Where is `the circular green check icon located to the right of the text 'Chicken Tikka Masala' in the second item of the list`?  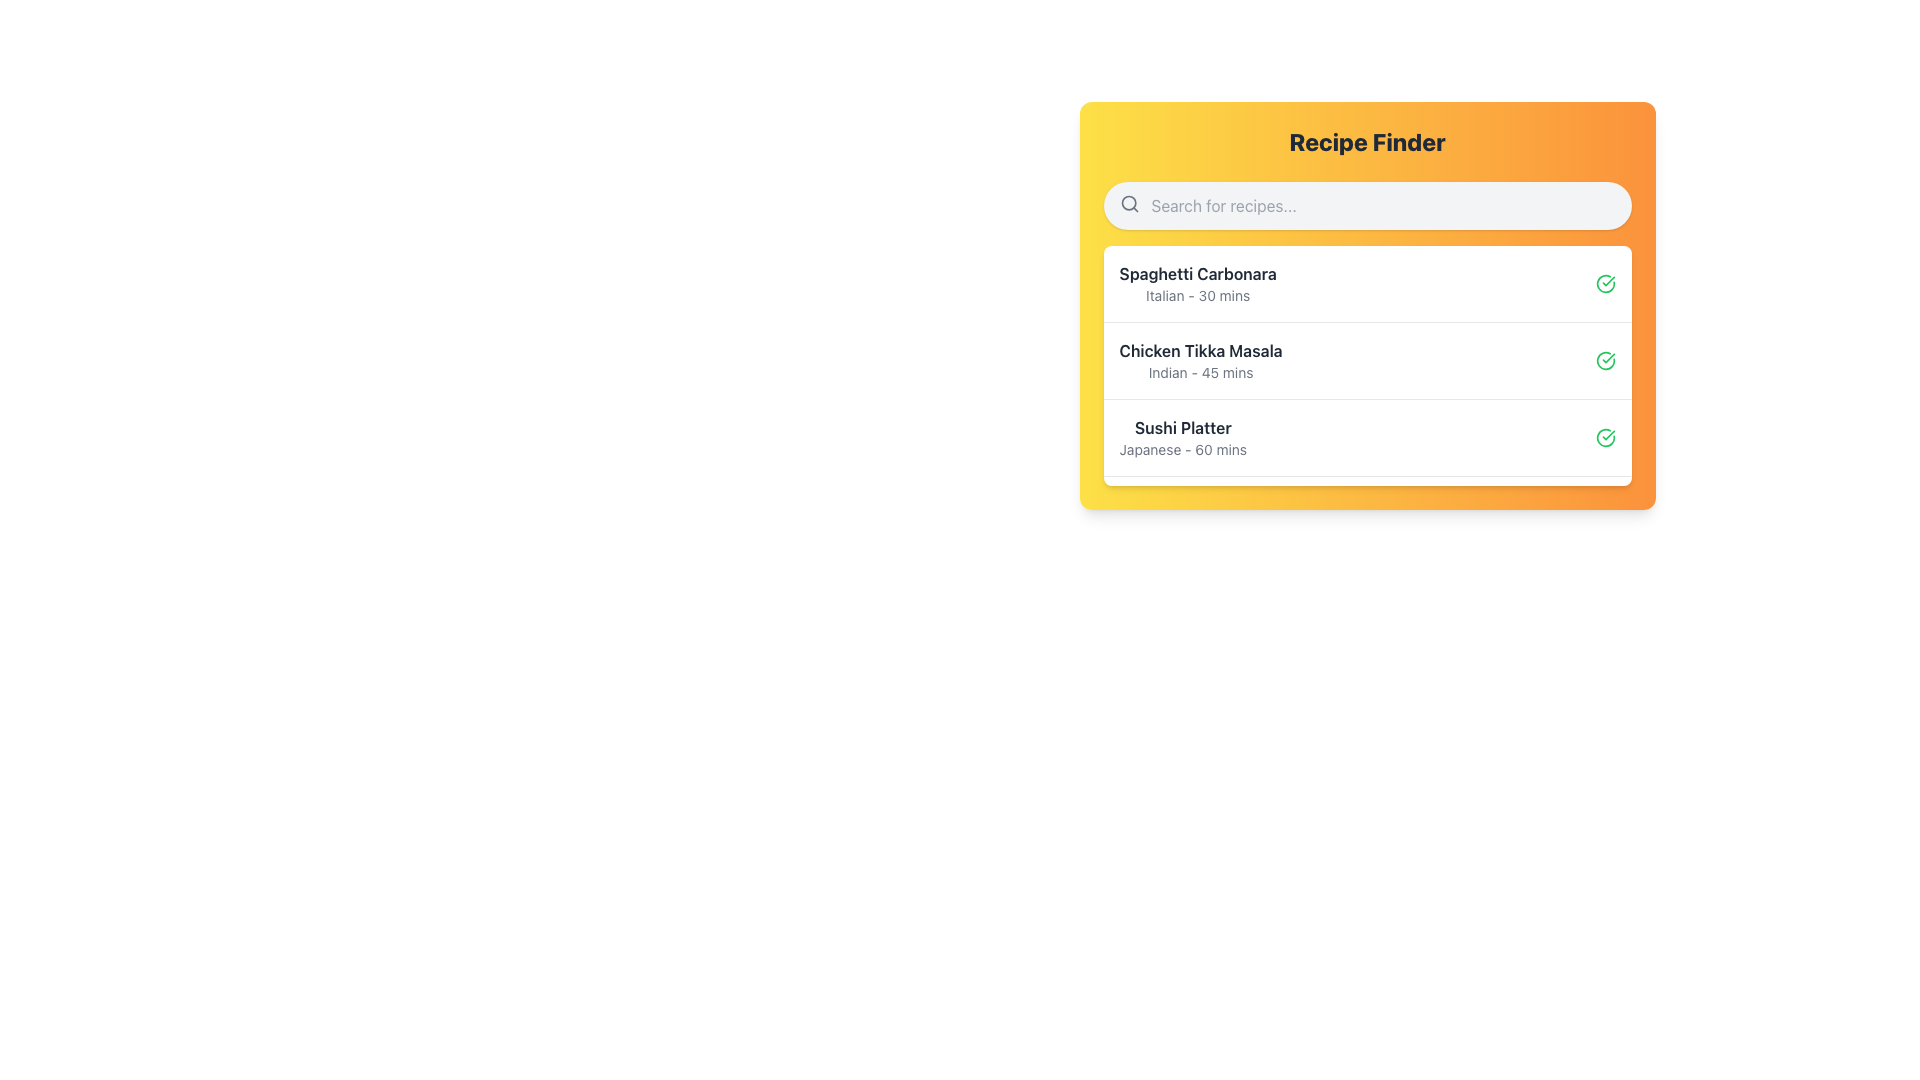 the circular green check icon located to the right of the text 'Chicken Tikka Masala' in the second item of the list is located at coordinates (1605, 361).